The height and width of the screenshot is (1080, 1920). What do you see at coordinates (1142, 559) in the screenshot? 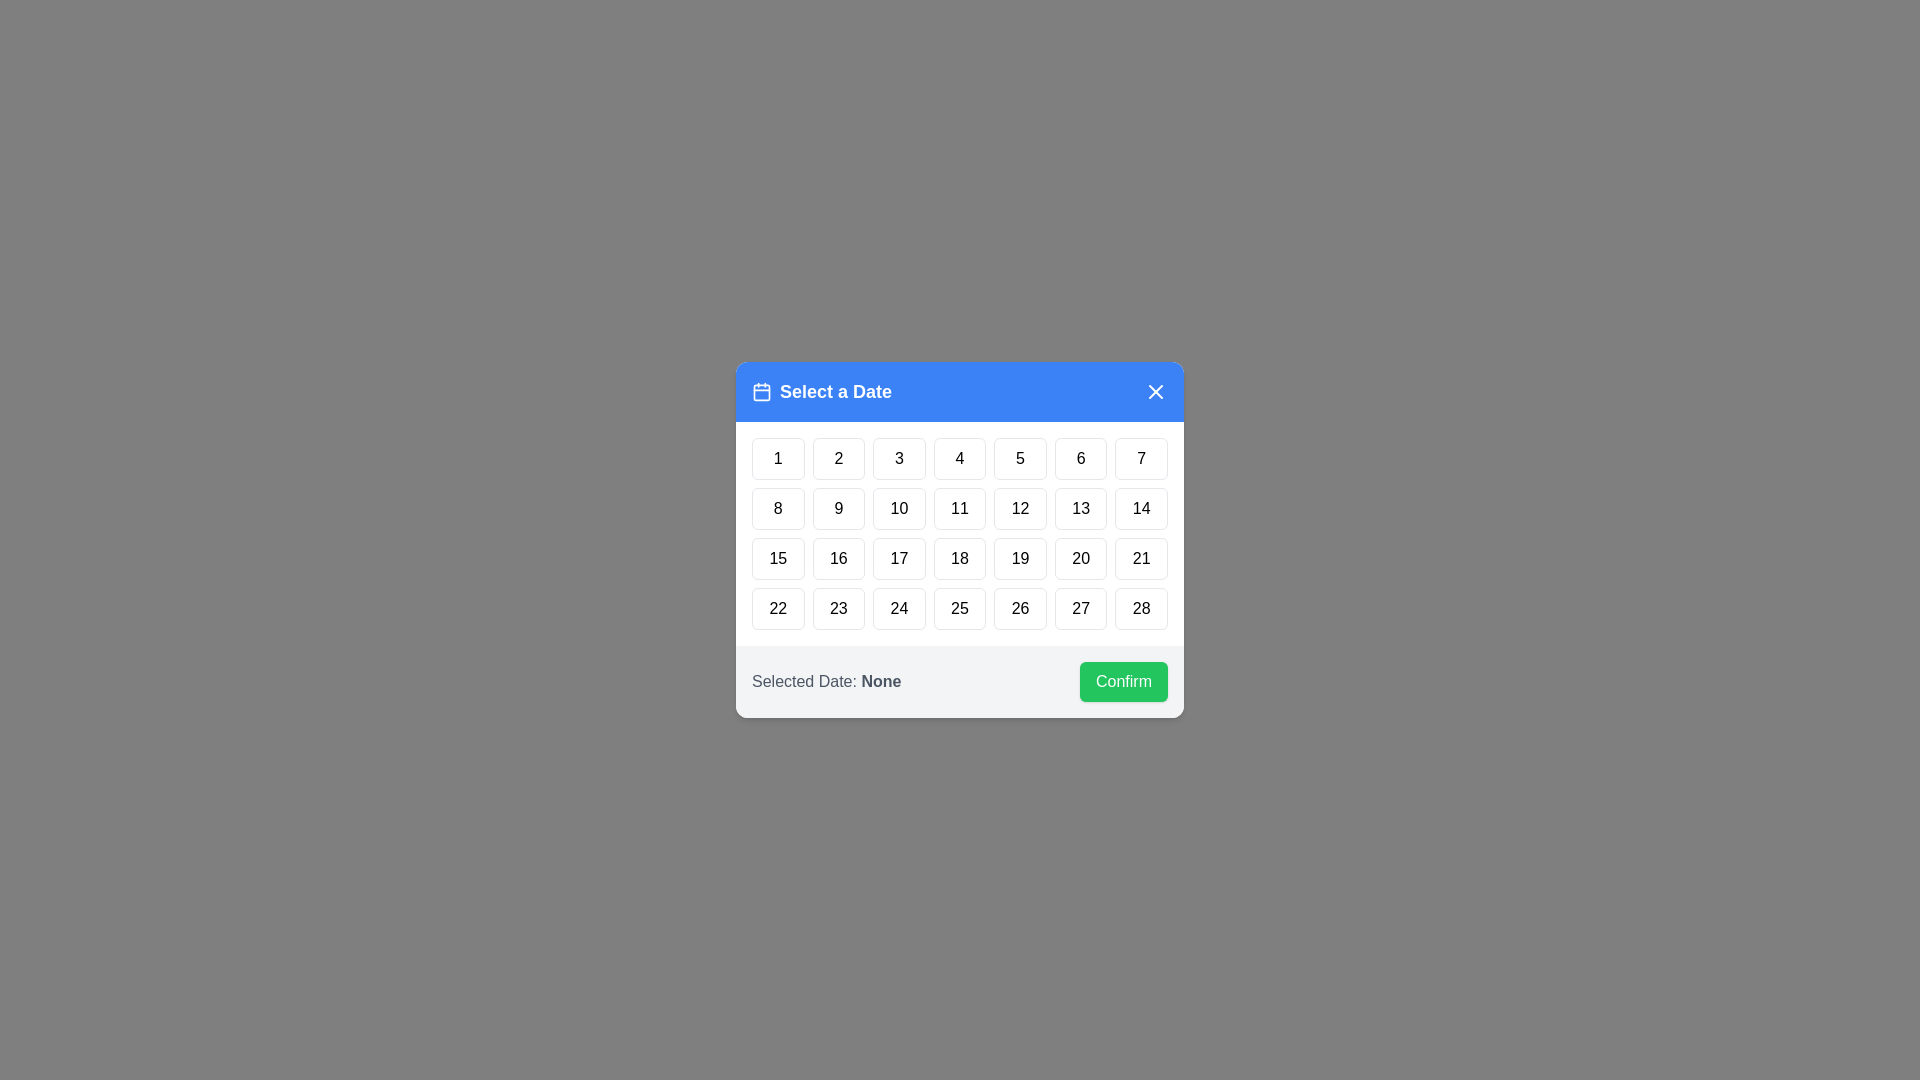
I see `the button representing the day 21 to select that date` at bounding box center [1142, 559].